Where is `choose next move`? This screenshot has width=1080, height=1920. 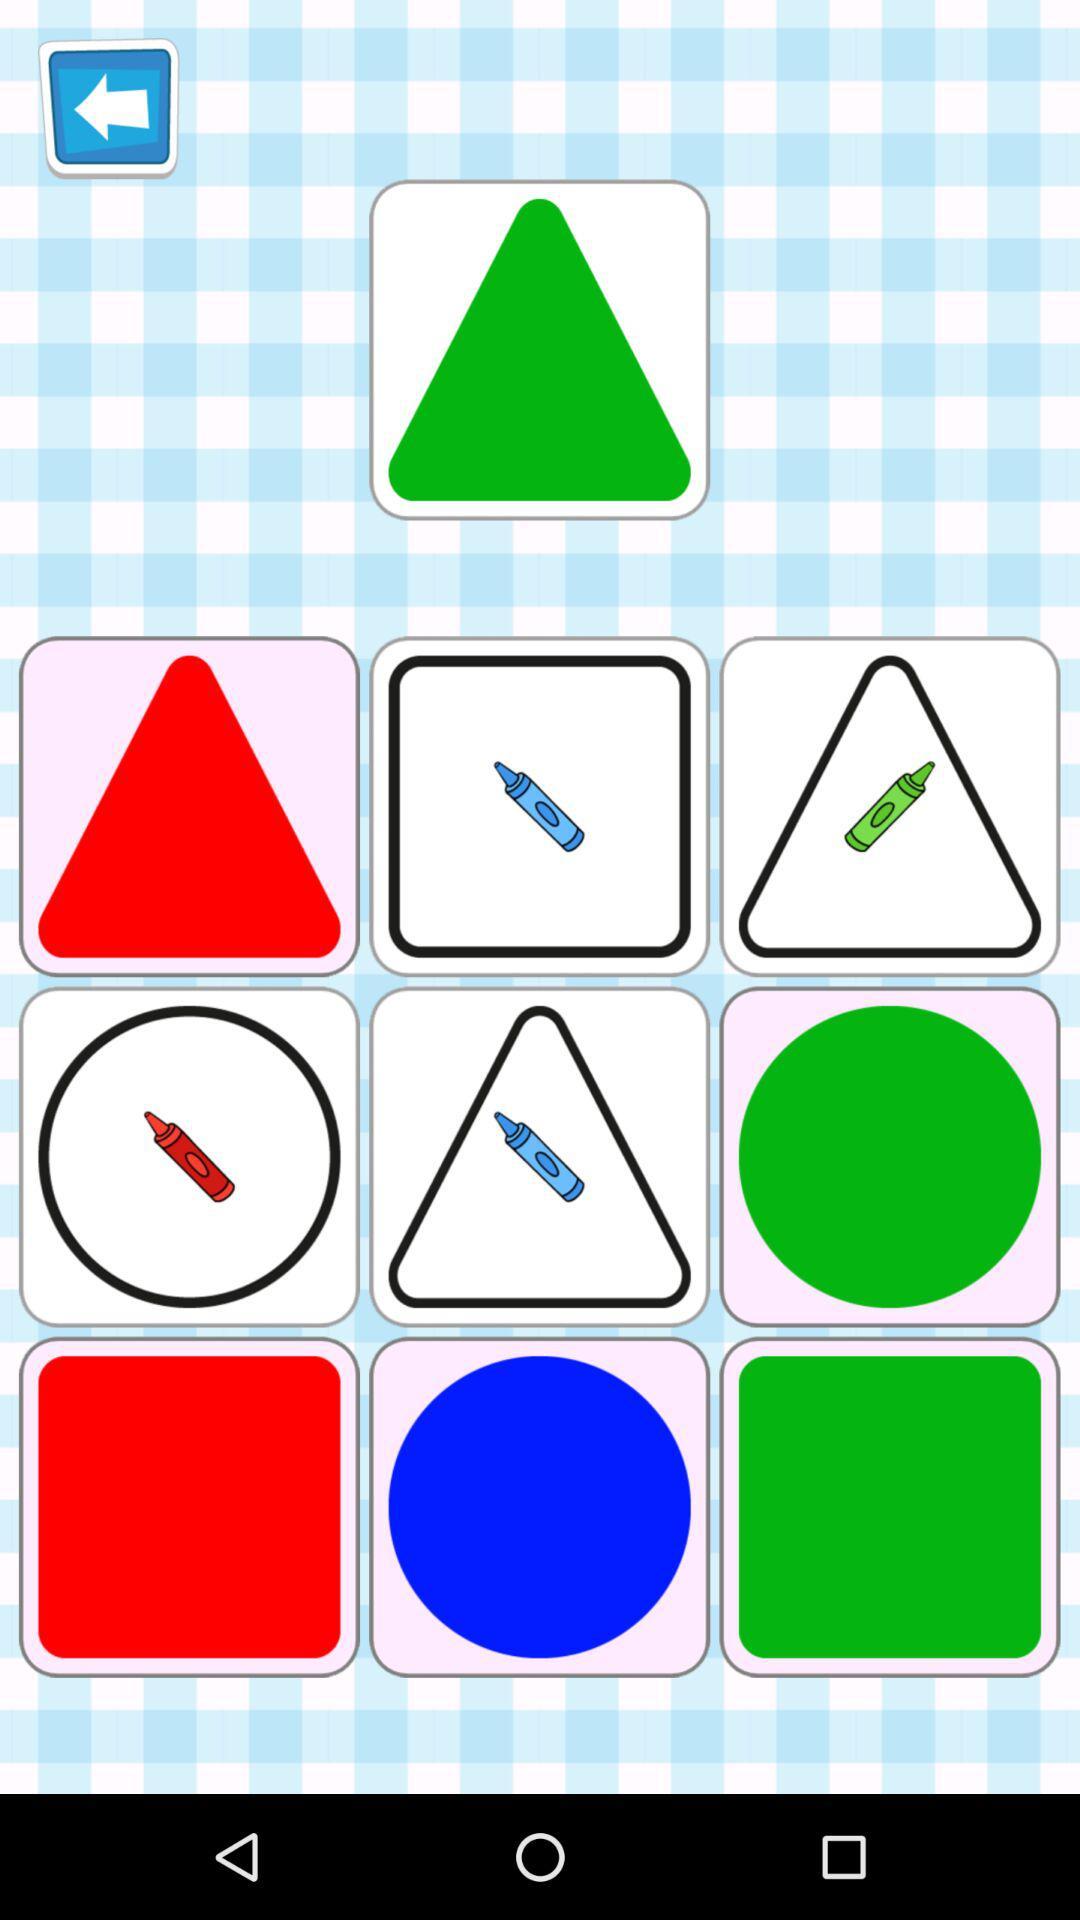
choose next move is located at coordinates (538, 349).